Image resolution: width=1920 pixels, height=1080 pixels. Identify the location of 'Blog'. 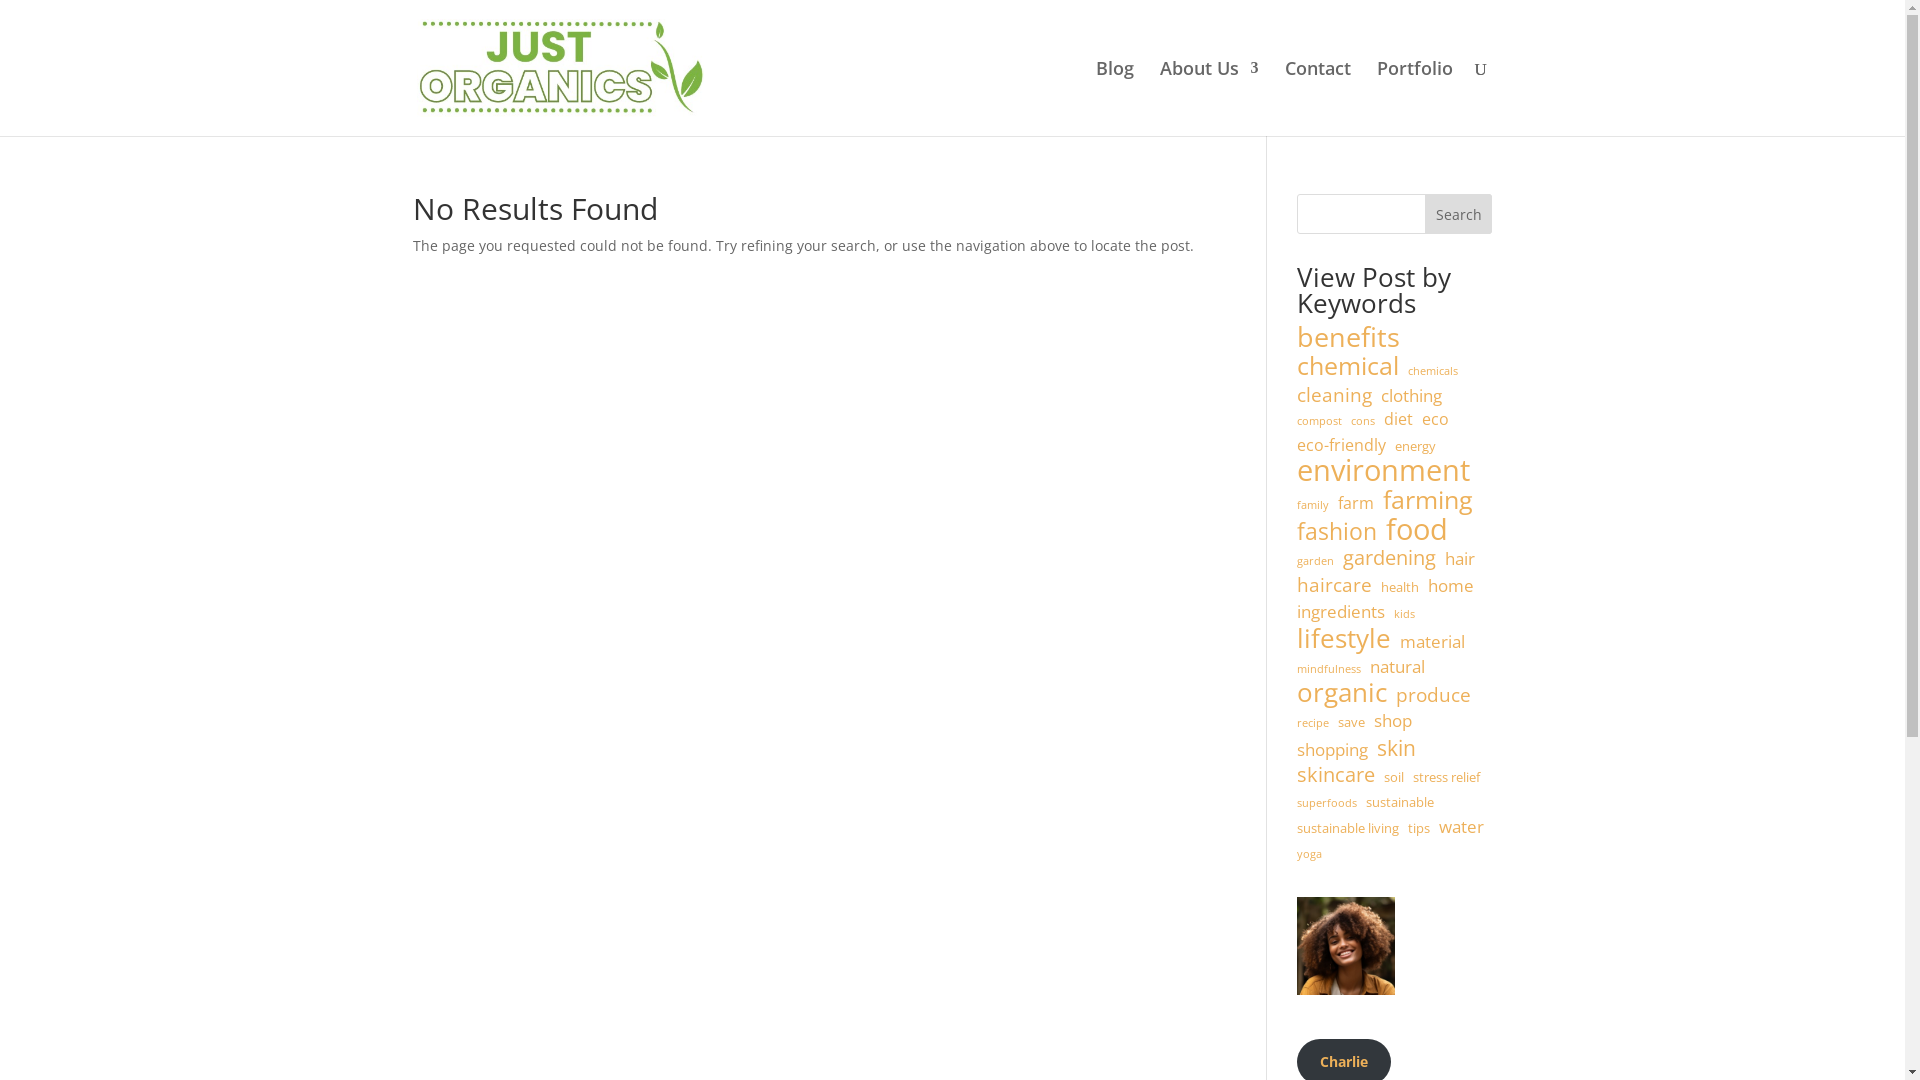
(1113, 98).